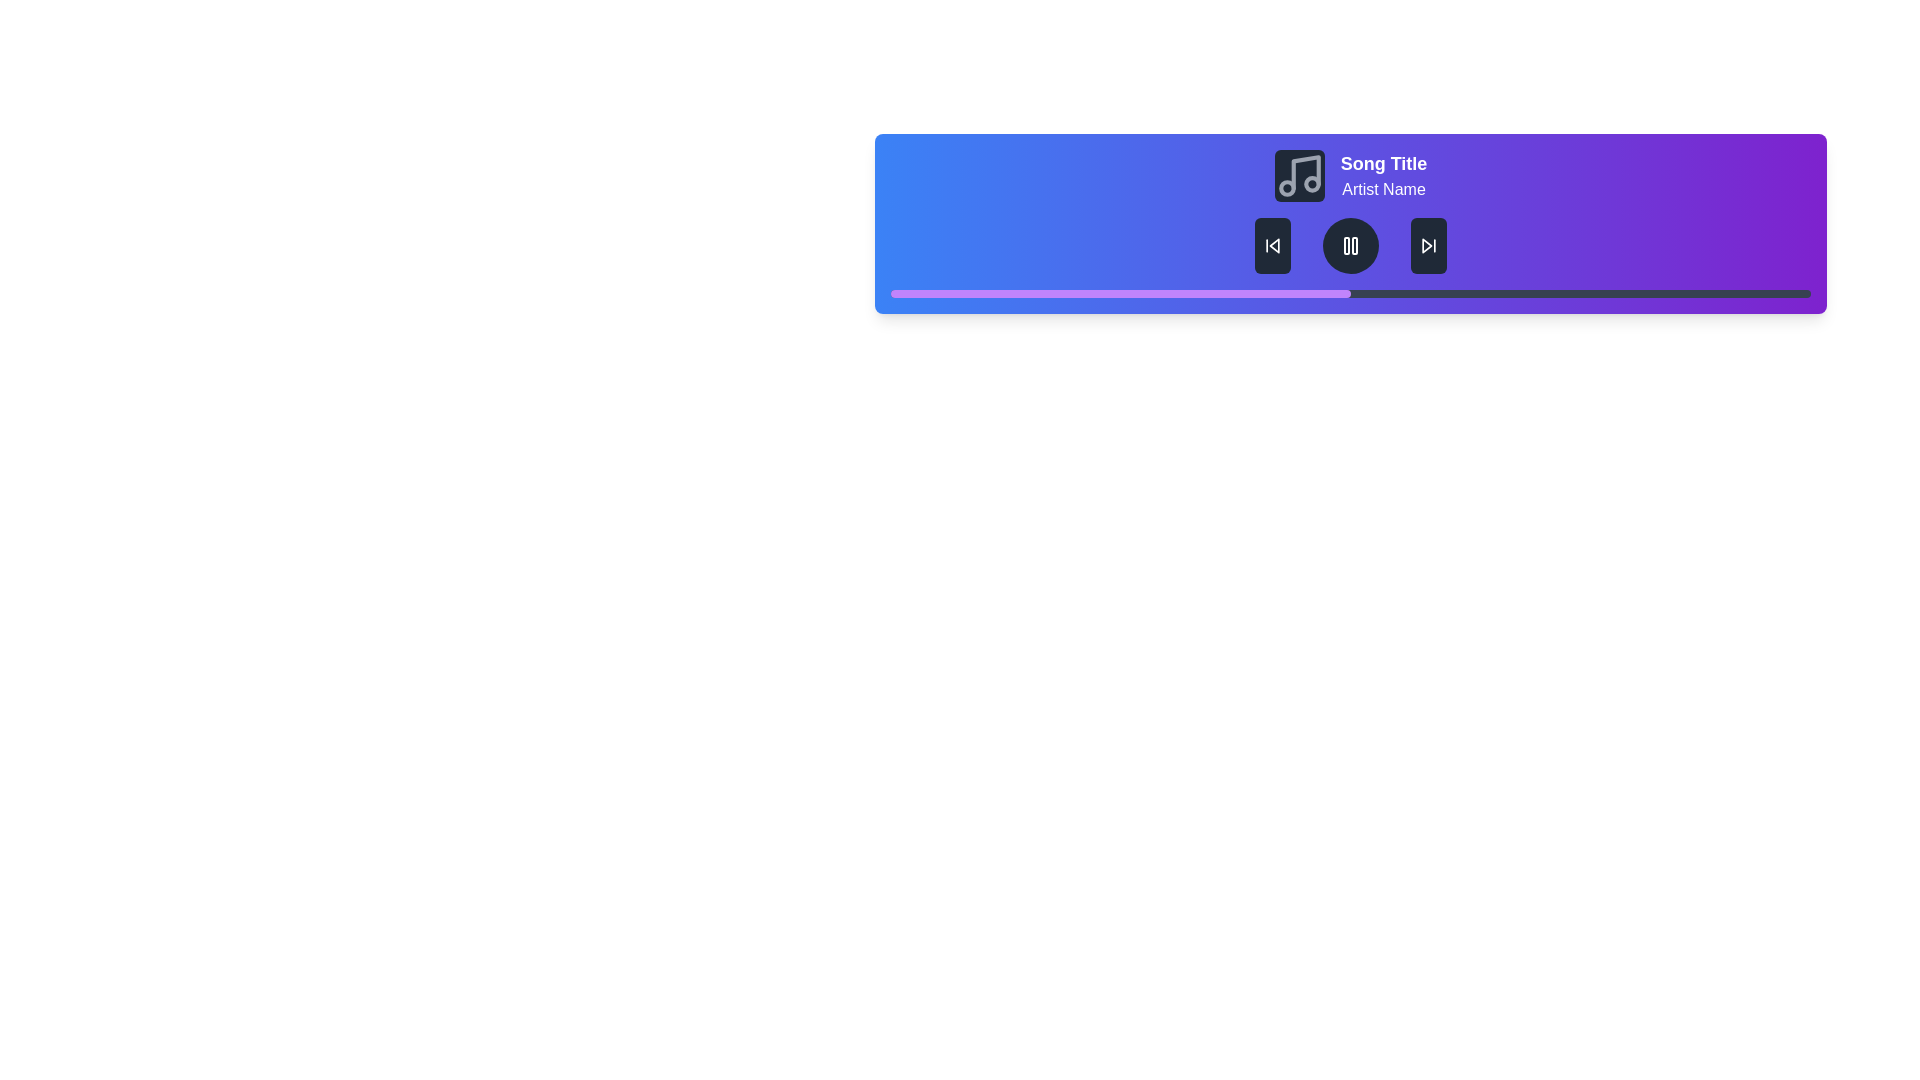 This screenshot has width=1920, height=1080. Describe the element at coordinates (1479, 293) in the screenshot. I see `progress` at that location.